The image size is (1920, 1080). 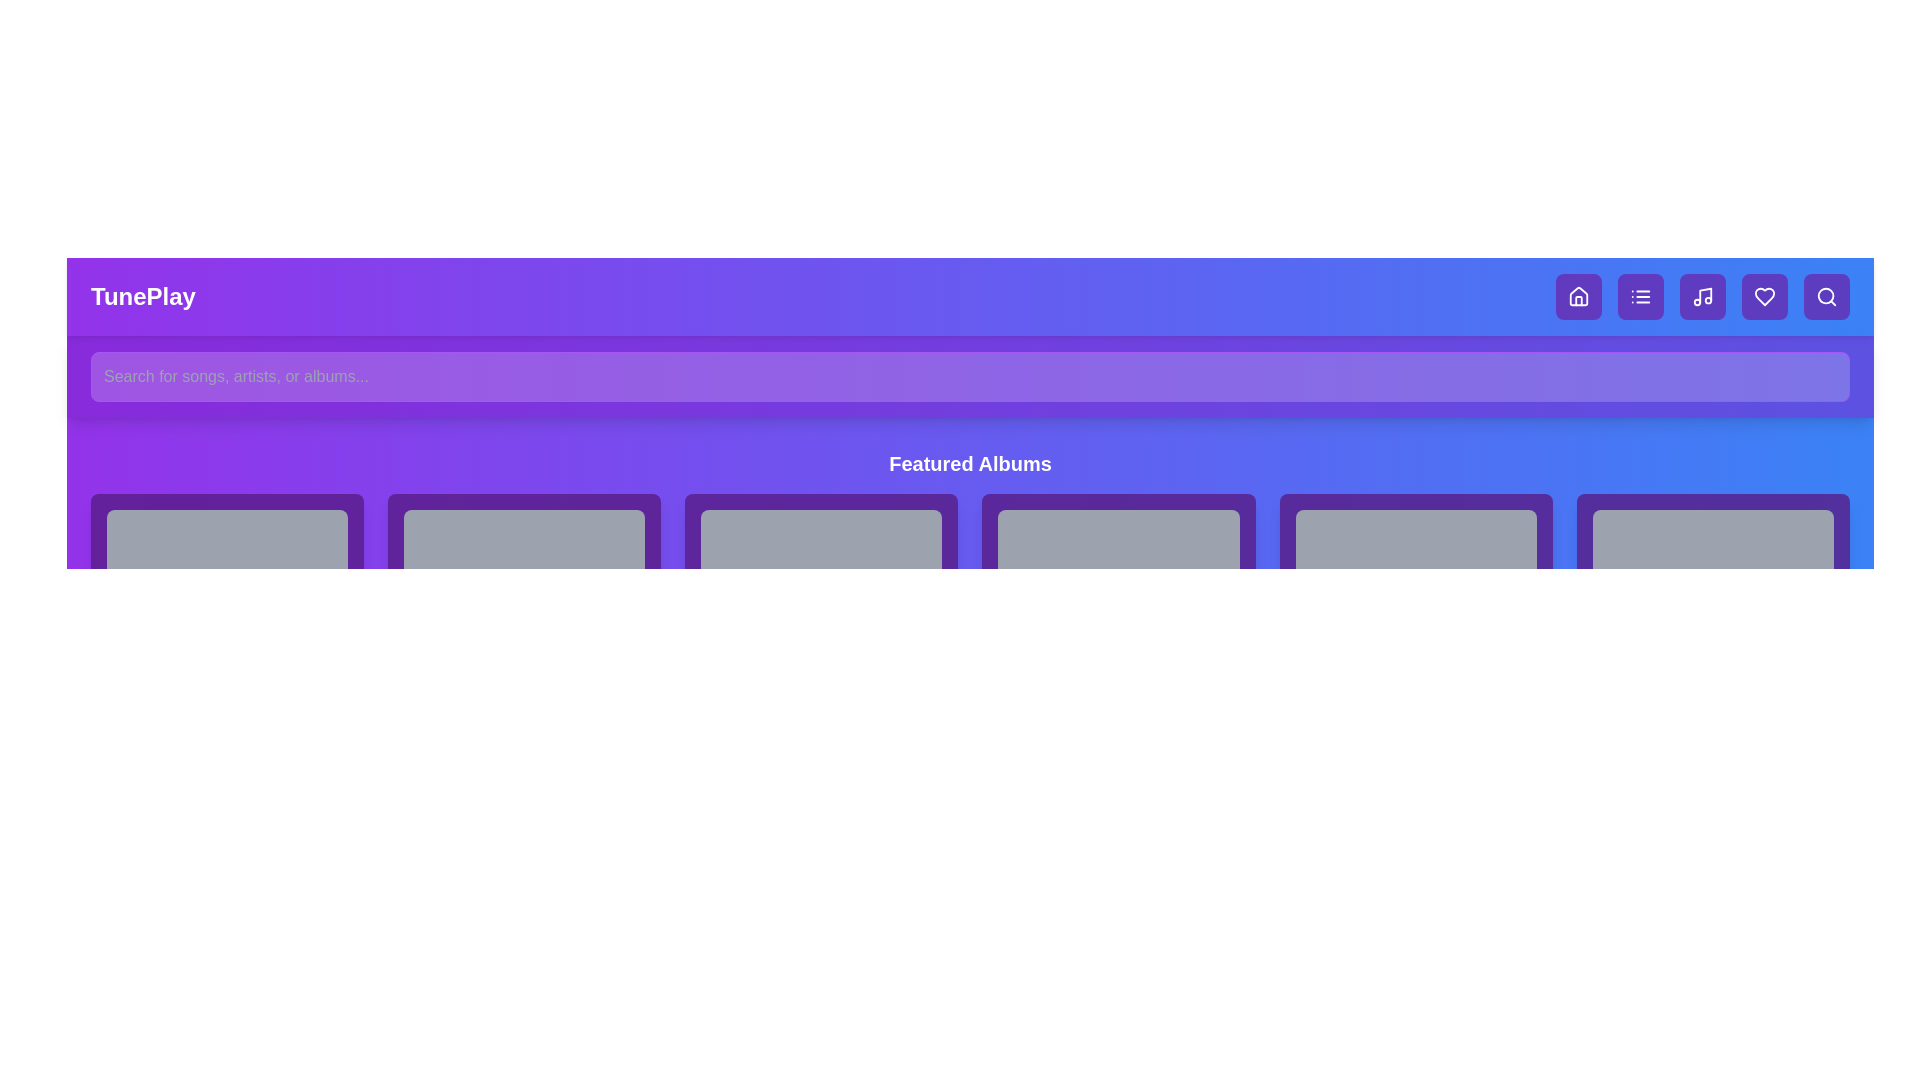 I want to click on the search input field to activate it for text entry, so click(x=970, y=377).